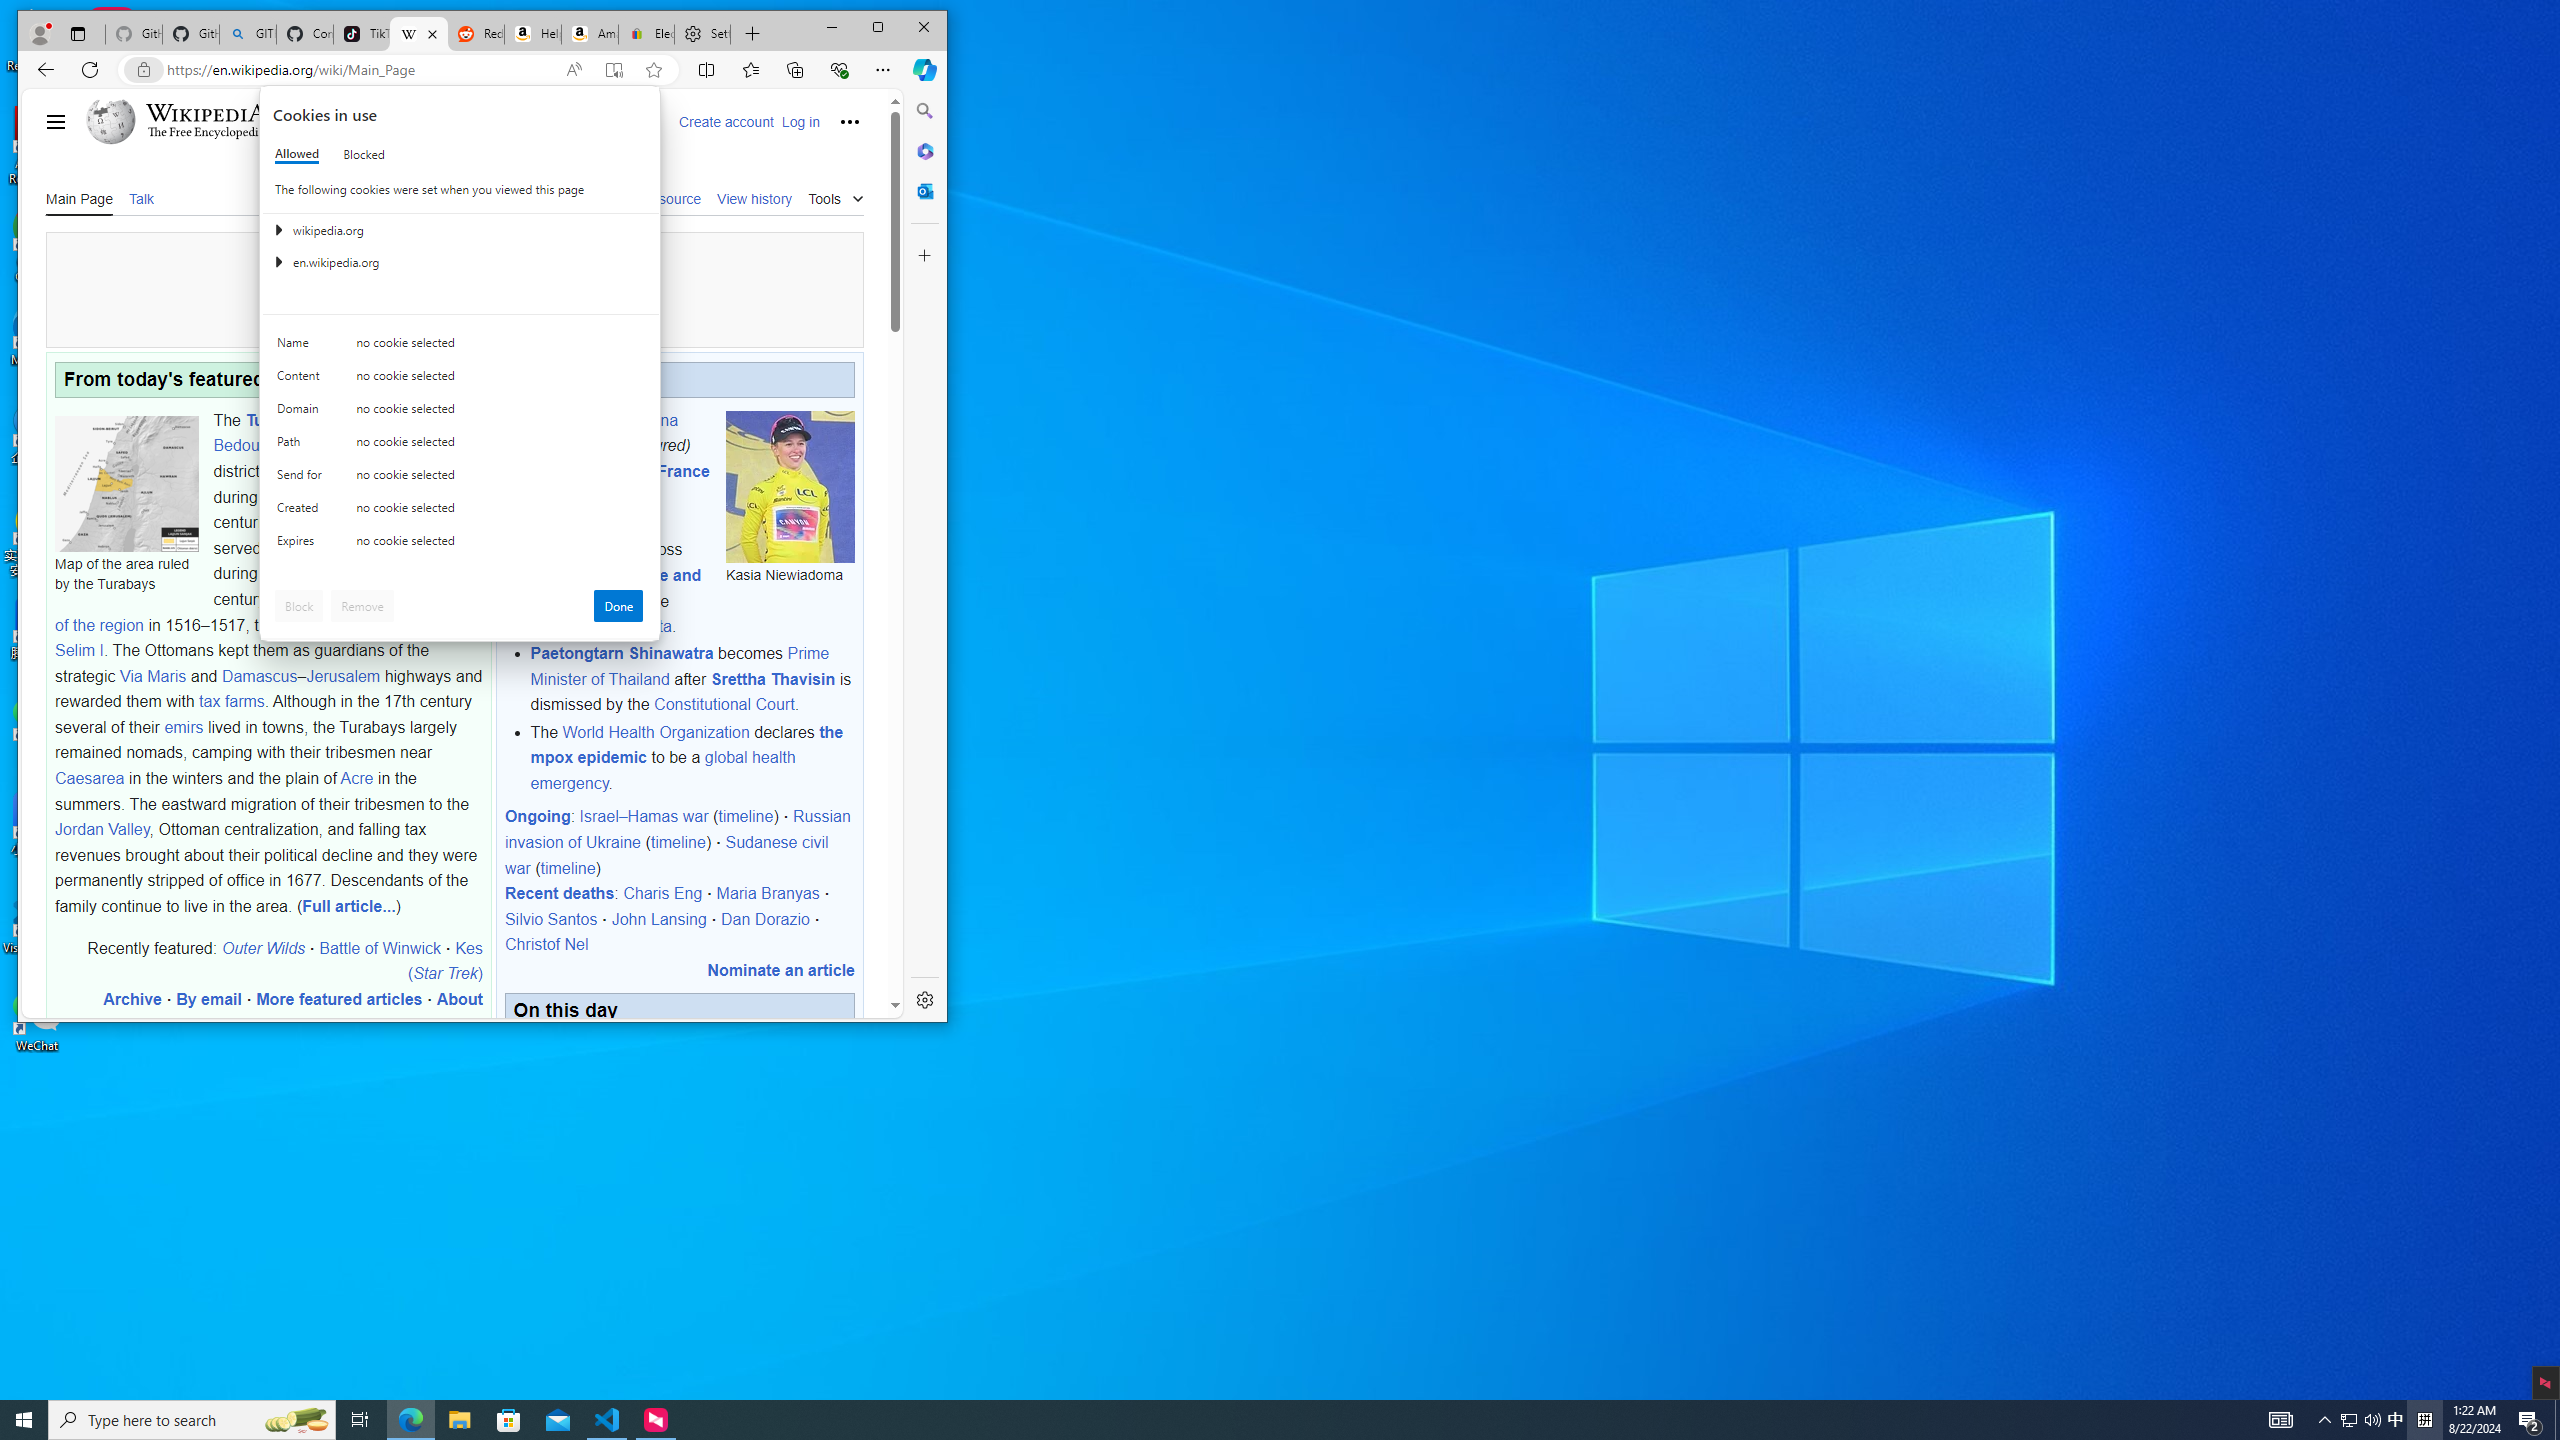 This screenshot has width=2560, height=1440. Describe the element at coordinates (302, 413) in the screenshot. I see `'Domain'` at that location.